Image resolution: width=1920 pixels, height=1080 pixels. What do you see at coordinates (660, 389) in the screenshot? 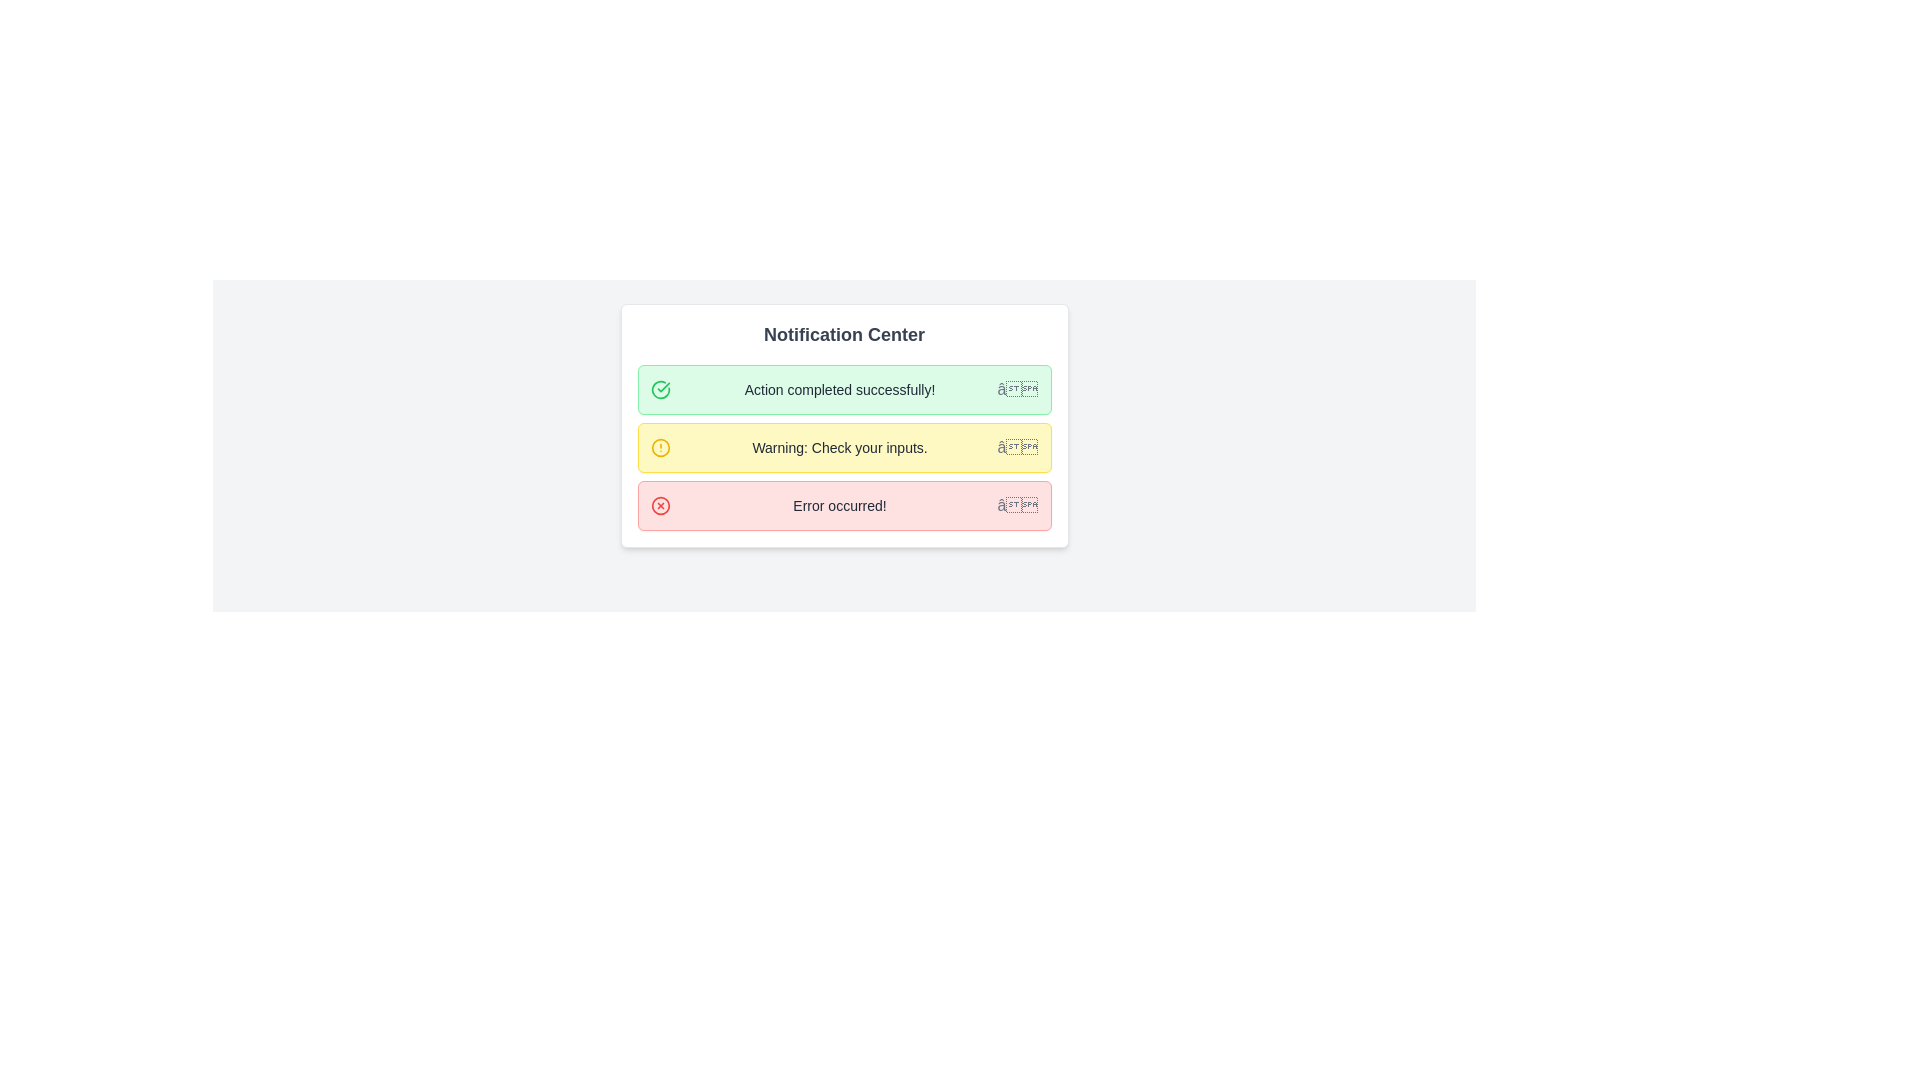
I see `the green success icon of the notification type indicator, which is part of the circular check icon in the Notification Center, indicating a successfully completed action` at bounding box center [660, 389].